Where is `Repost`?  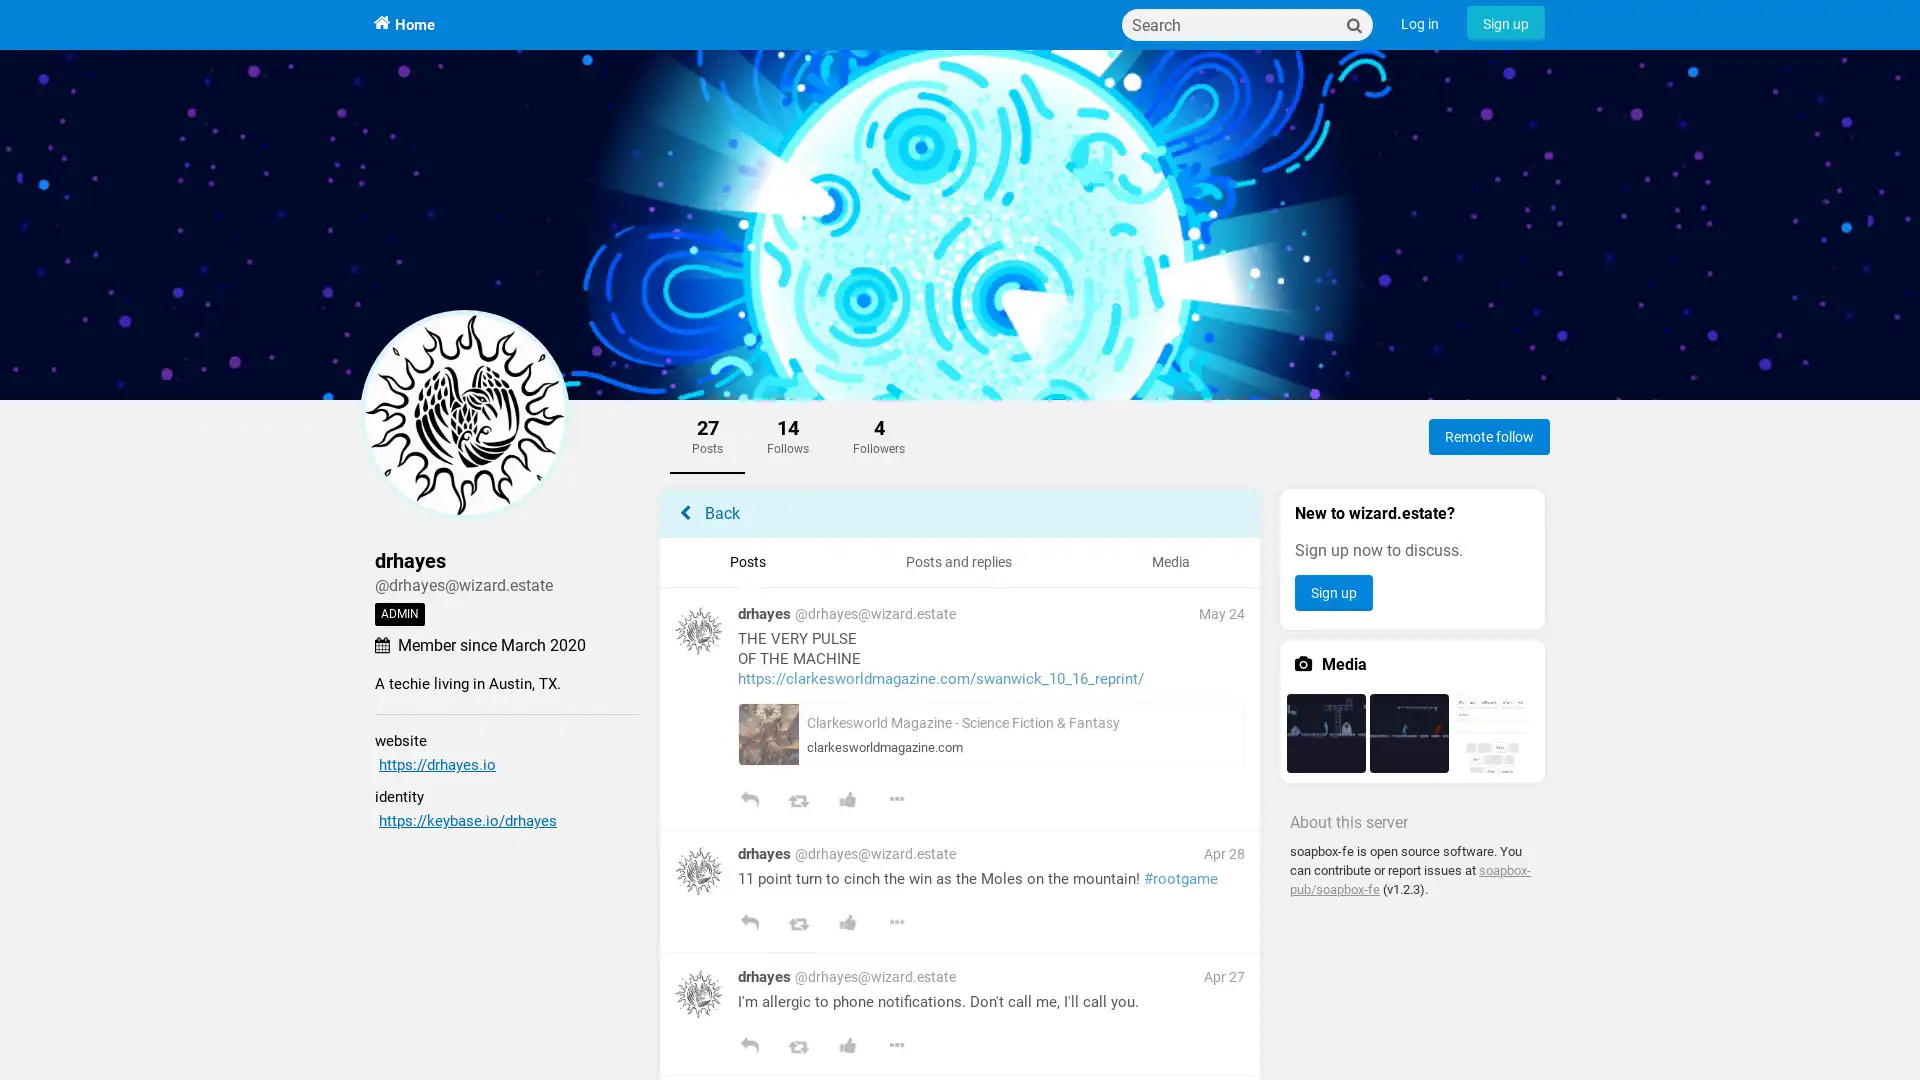 Repost is located at coordinates (797, 801).